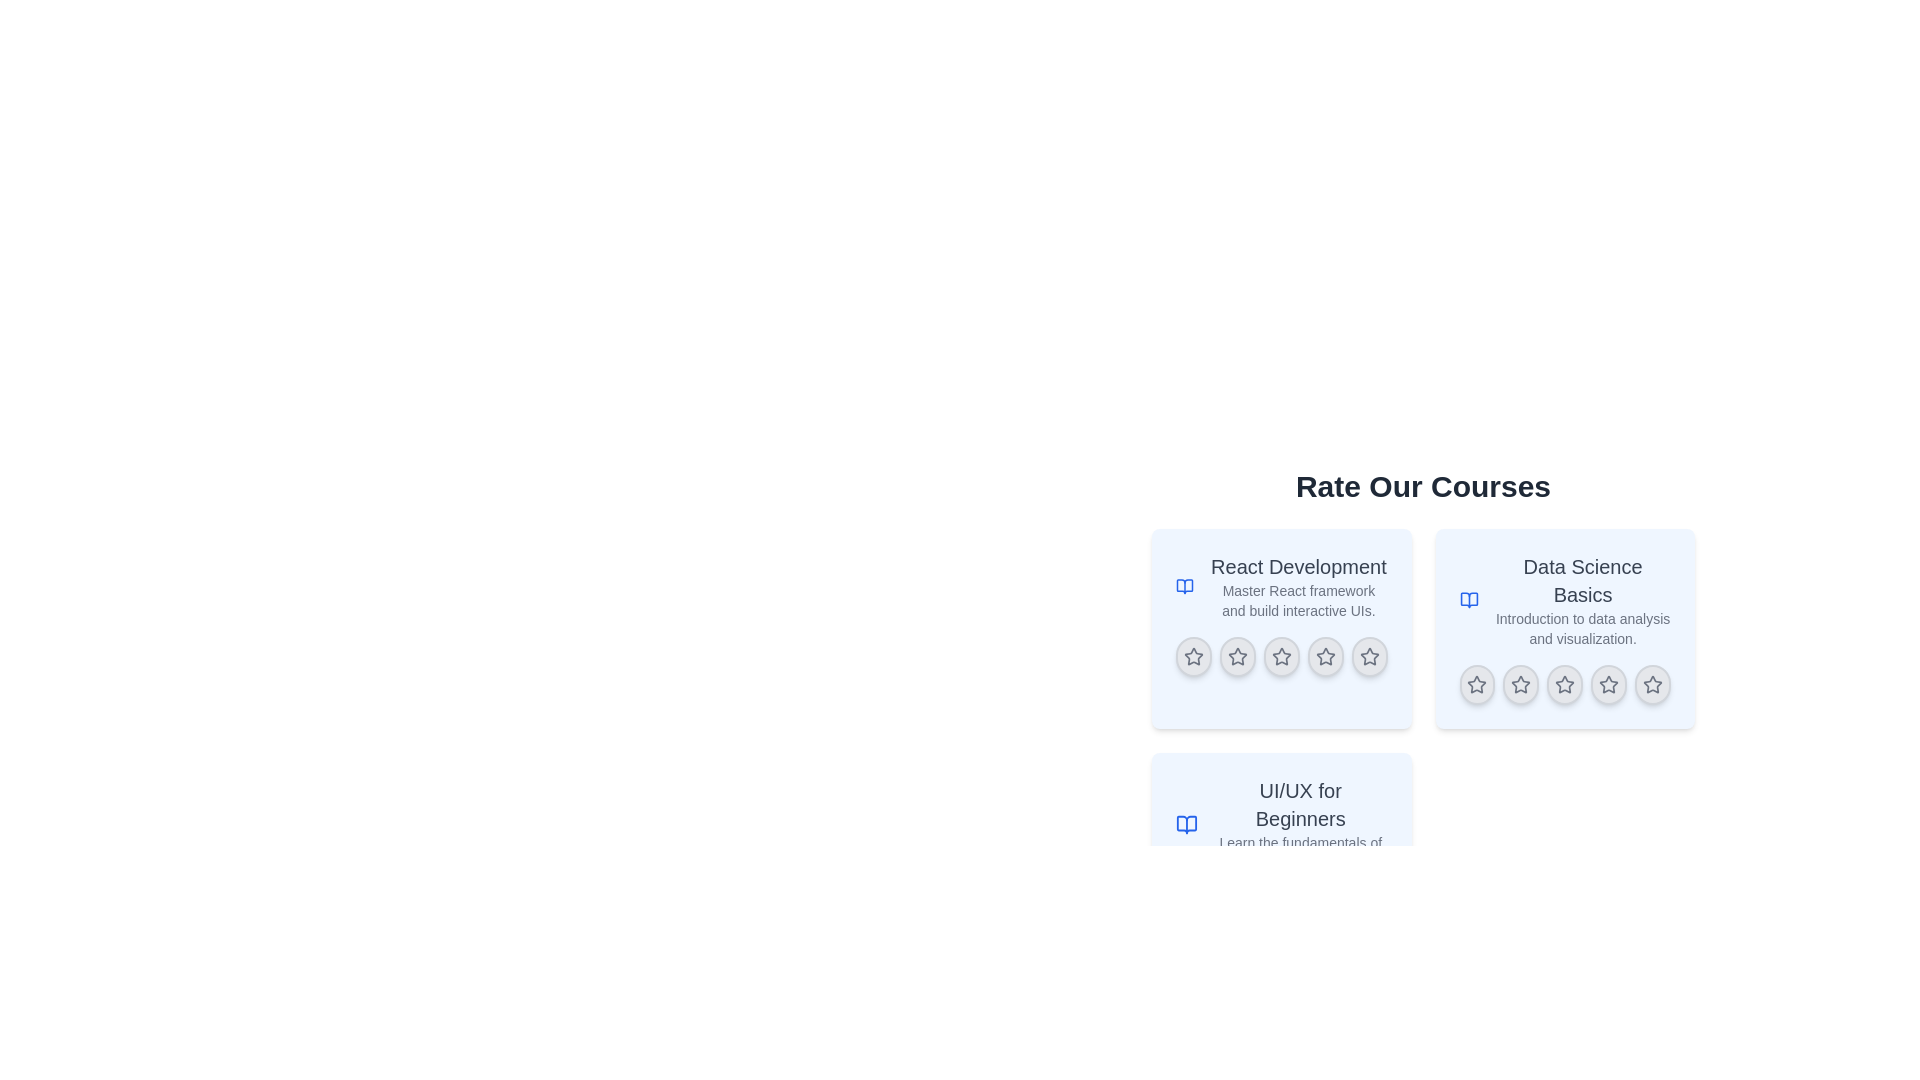 This screenshot has width=1920, height=1080. I want to click on the fifth button in the horizontal row of five identical buttons, so click(1653, 684).